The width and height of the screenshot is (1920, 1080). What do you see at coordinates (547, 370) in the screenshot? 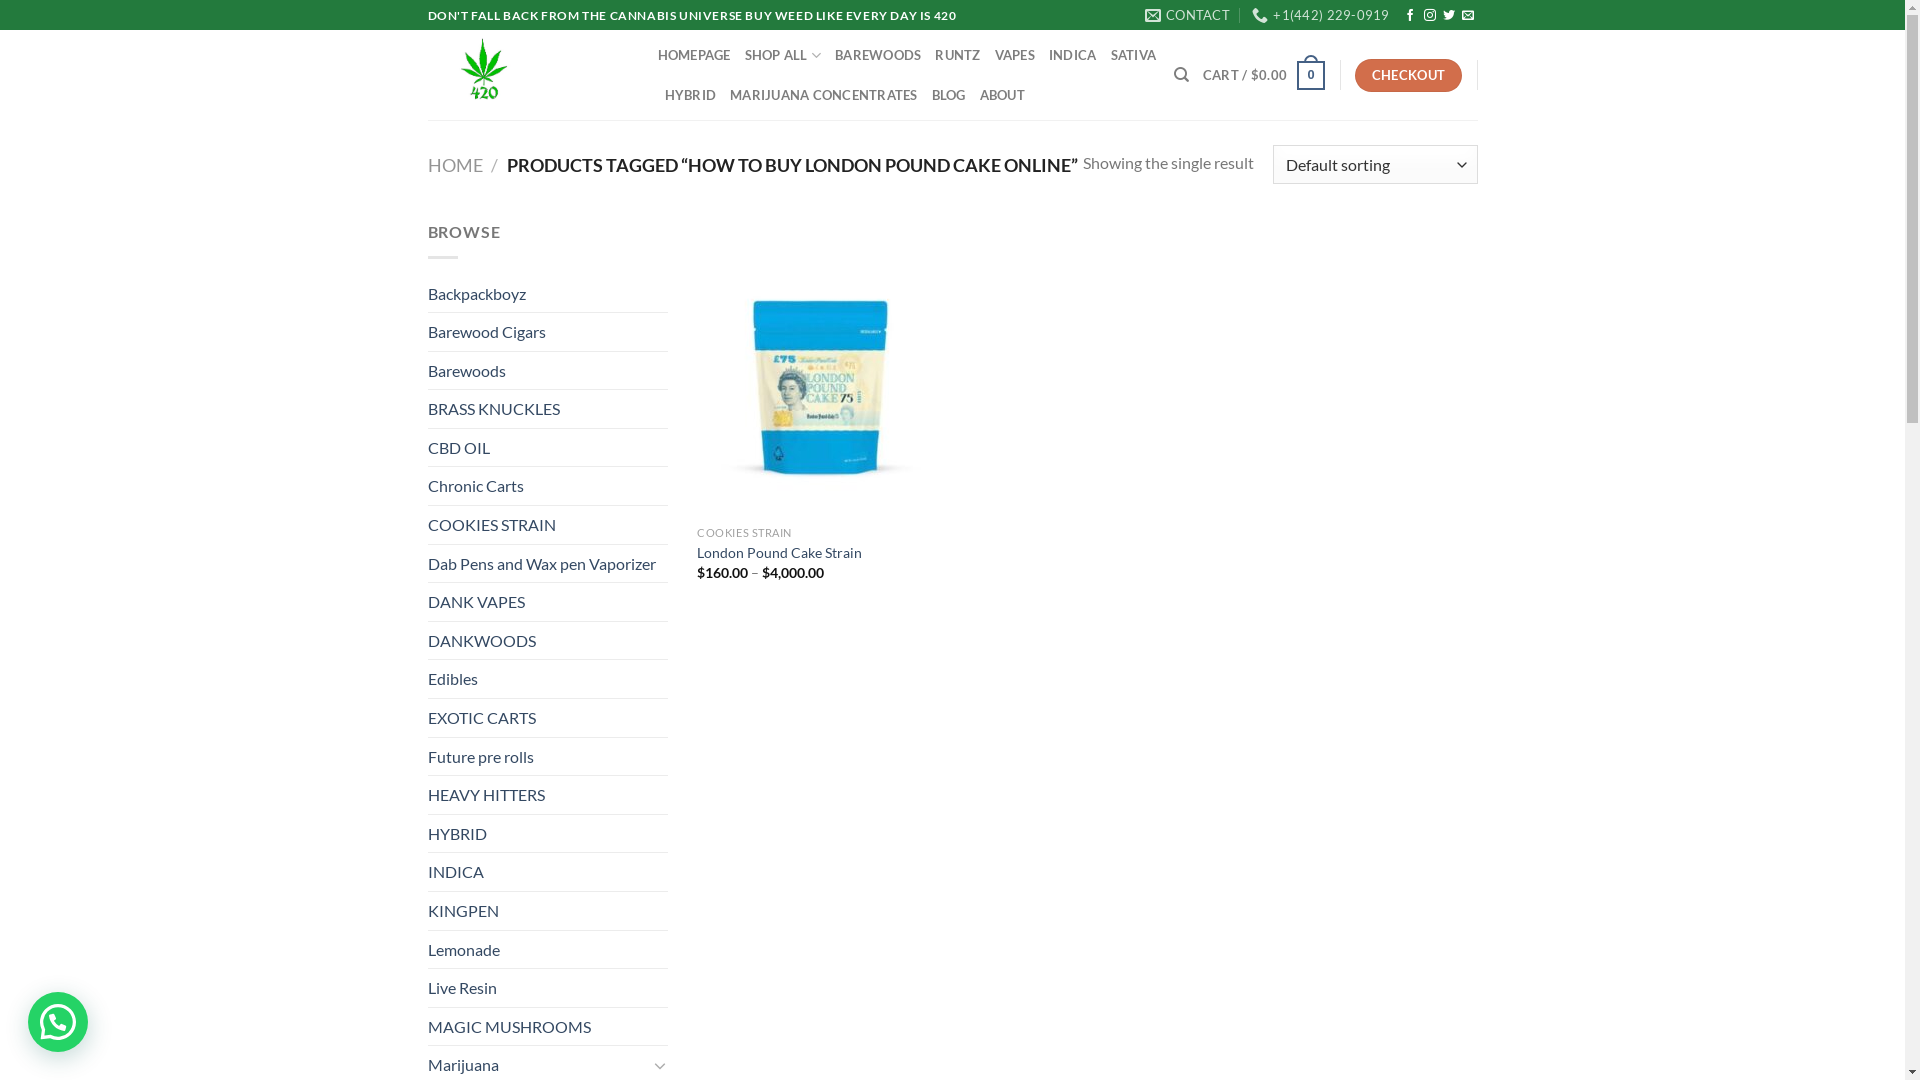
I see `'Barewoods'` at bounding box center [547, 370].